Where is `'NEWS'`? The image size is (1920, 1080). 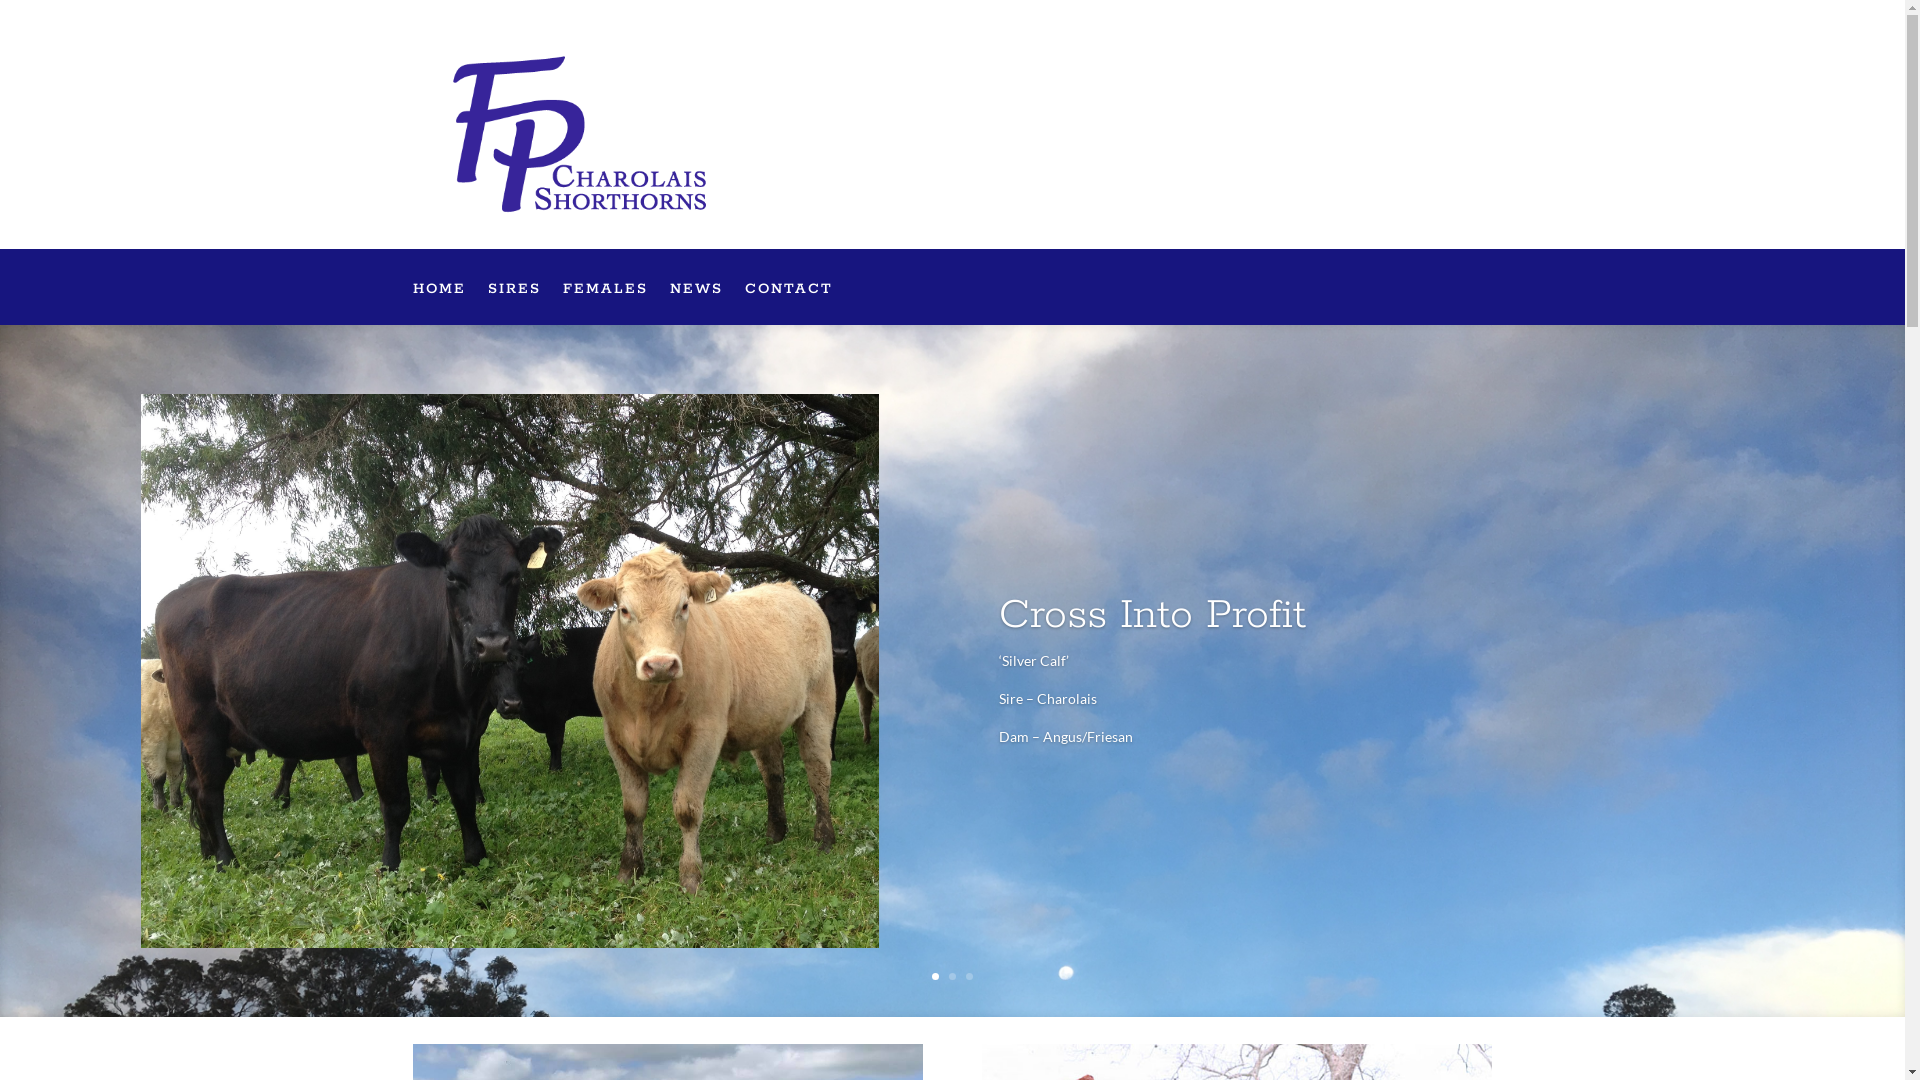 'NEWS' is located at coordinates (696, 303).